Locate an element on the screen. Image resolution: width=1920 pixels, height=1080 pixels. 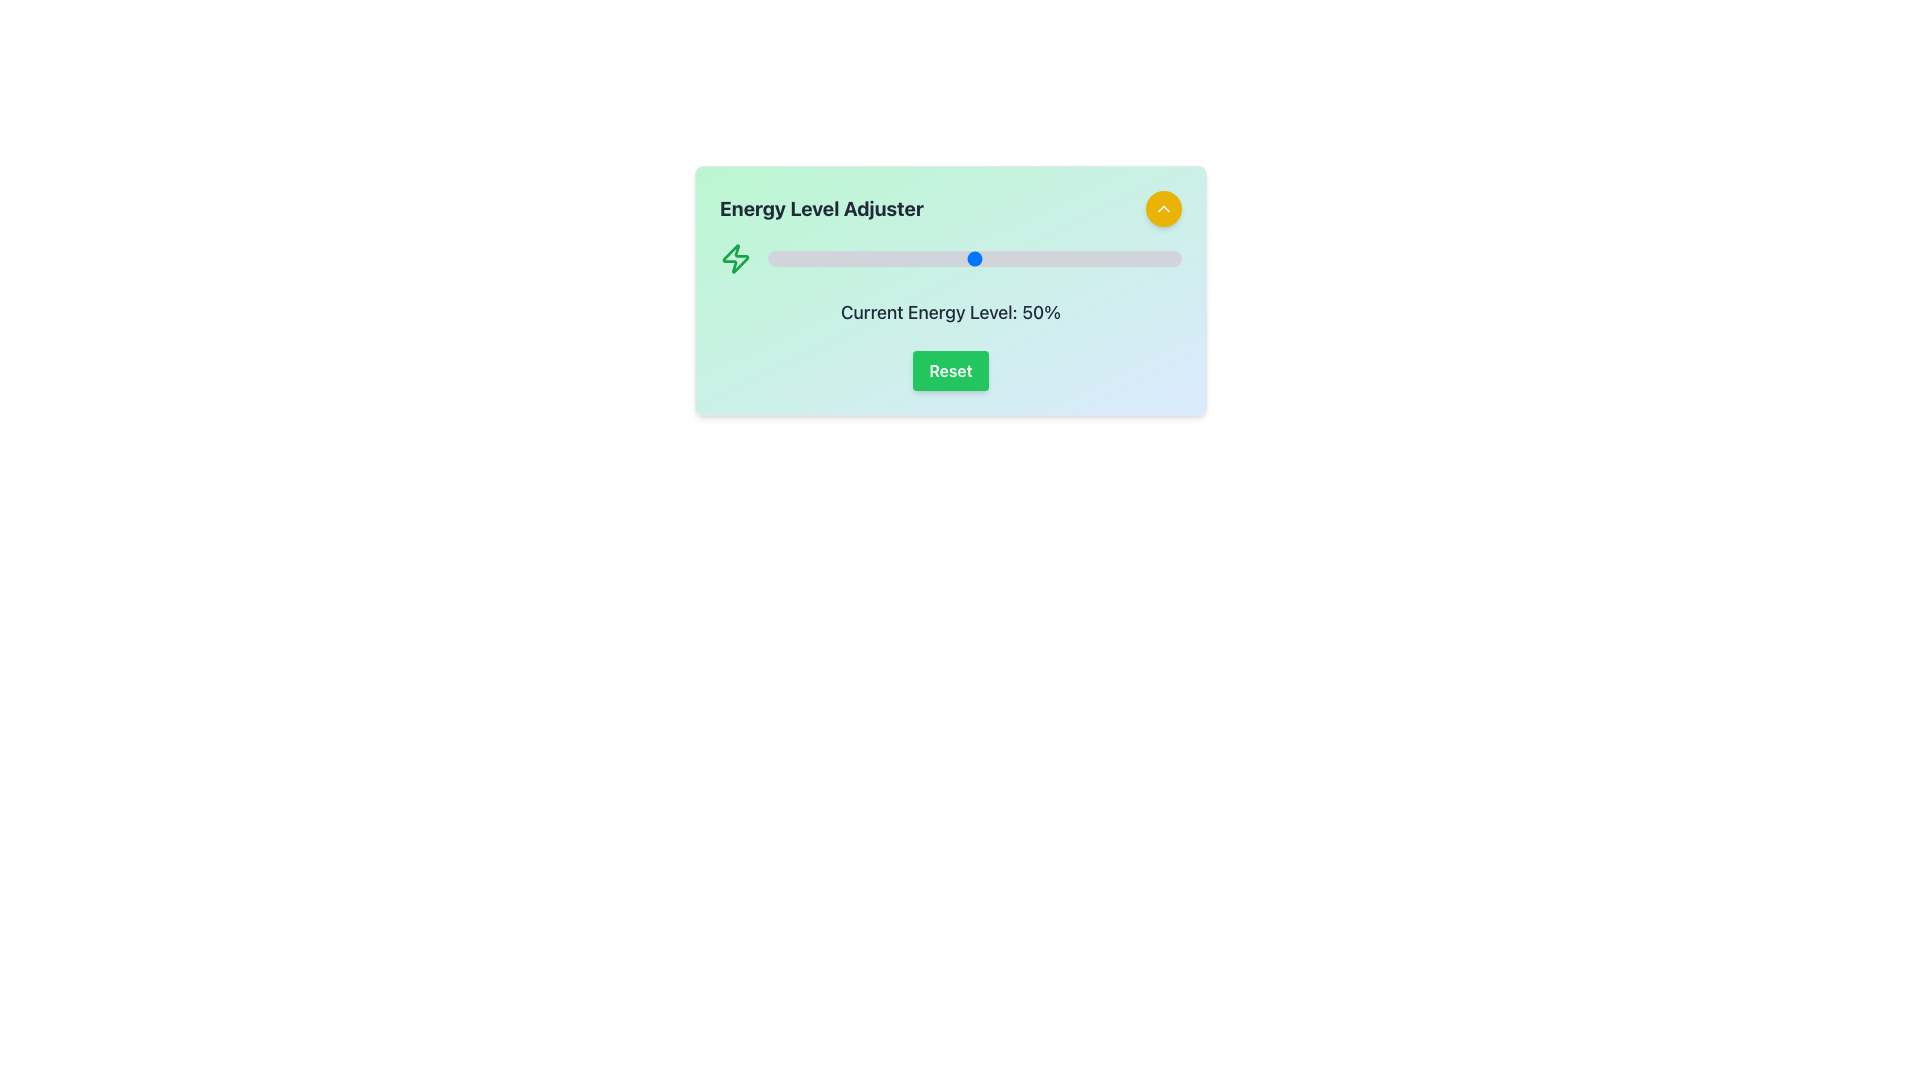
the energy level is located at coordinates (920, 257).